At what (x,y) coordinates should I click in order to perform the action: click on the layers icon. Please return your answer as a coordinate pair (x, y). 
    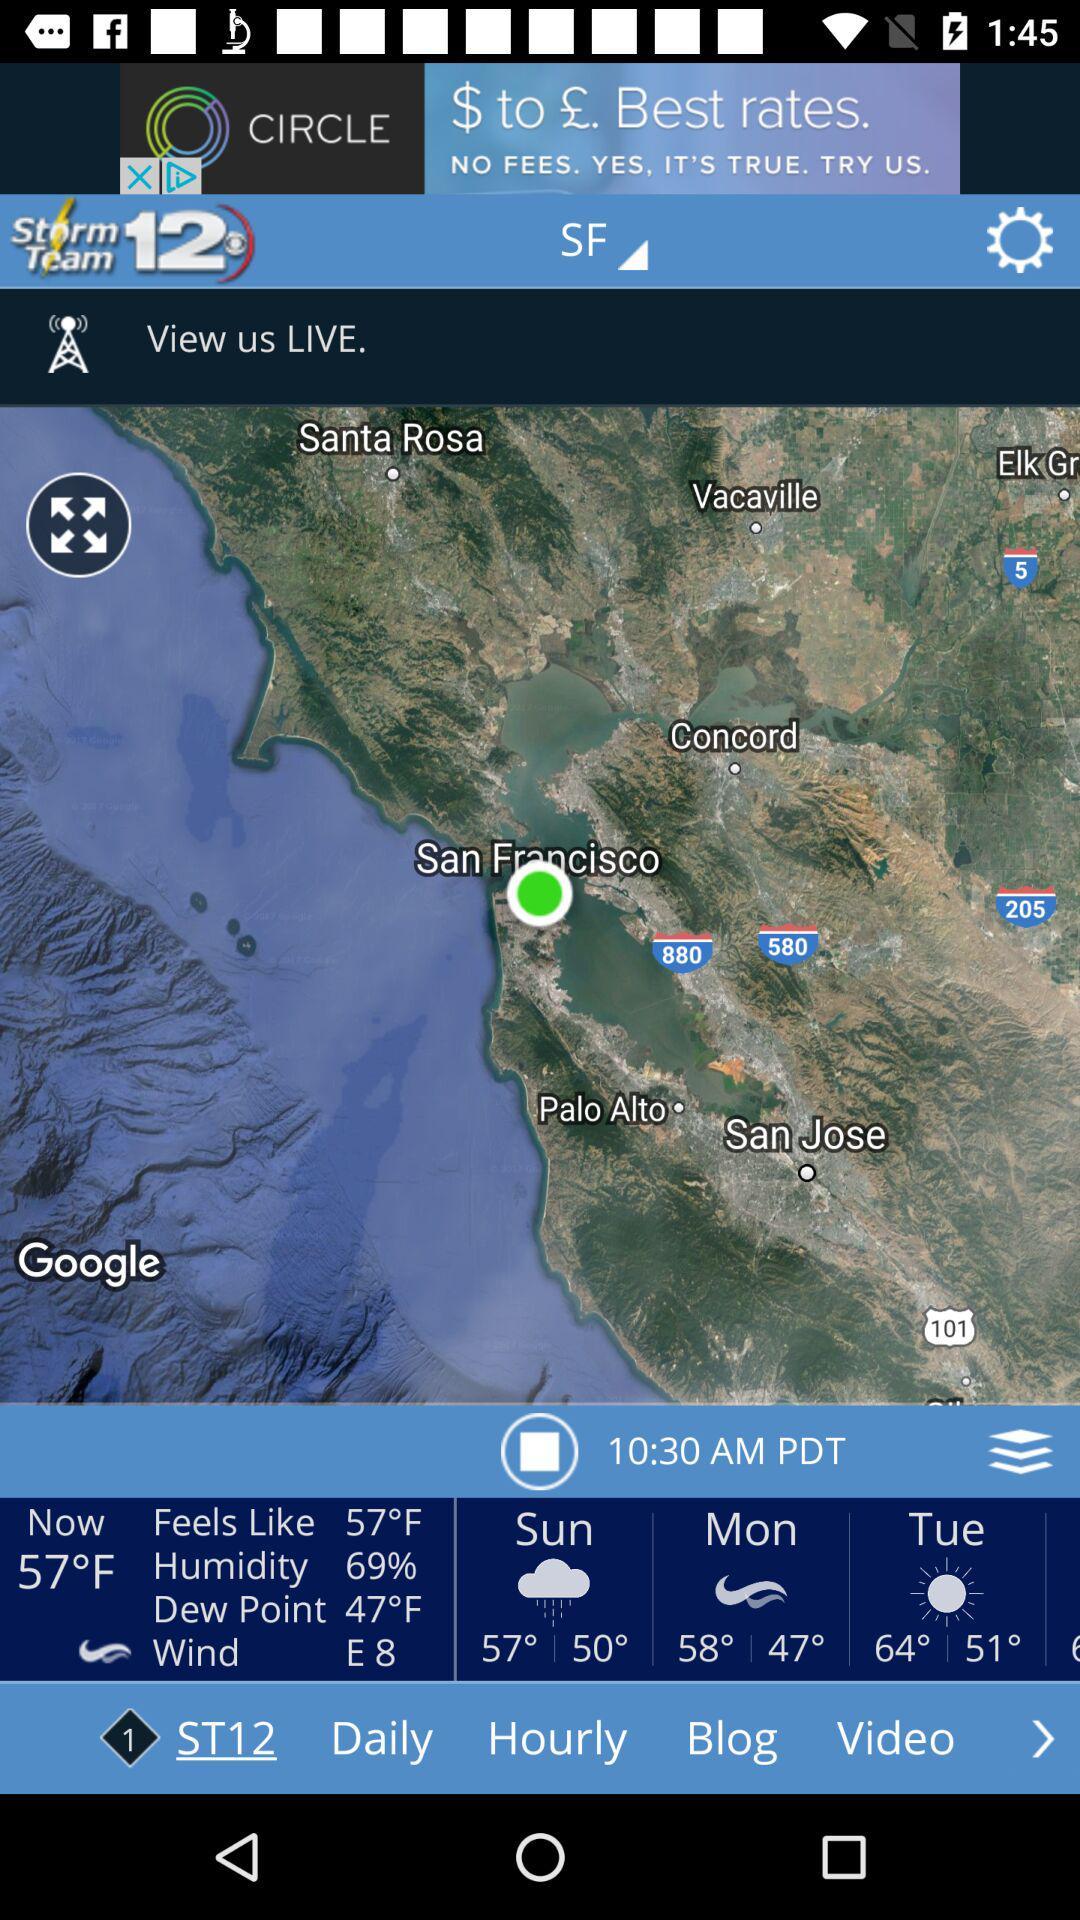
    Looking at the image, I should click on (1020, 1451).